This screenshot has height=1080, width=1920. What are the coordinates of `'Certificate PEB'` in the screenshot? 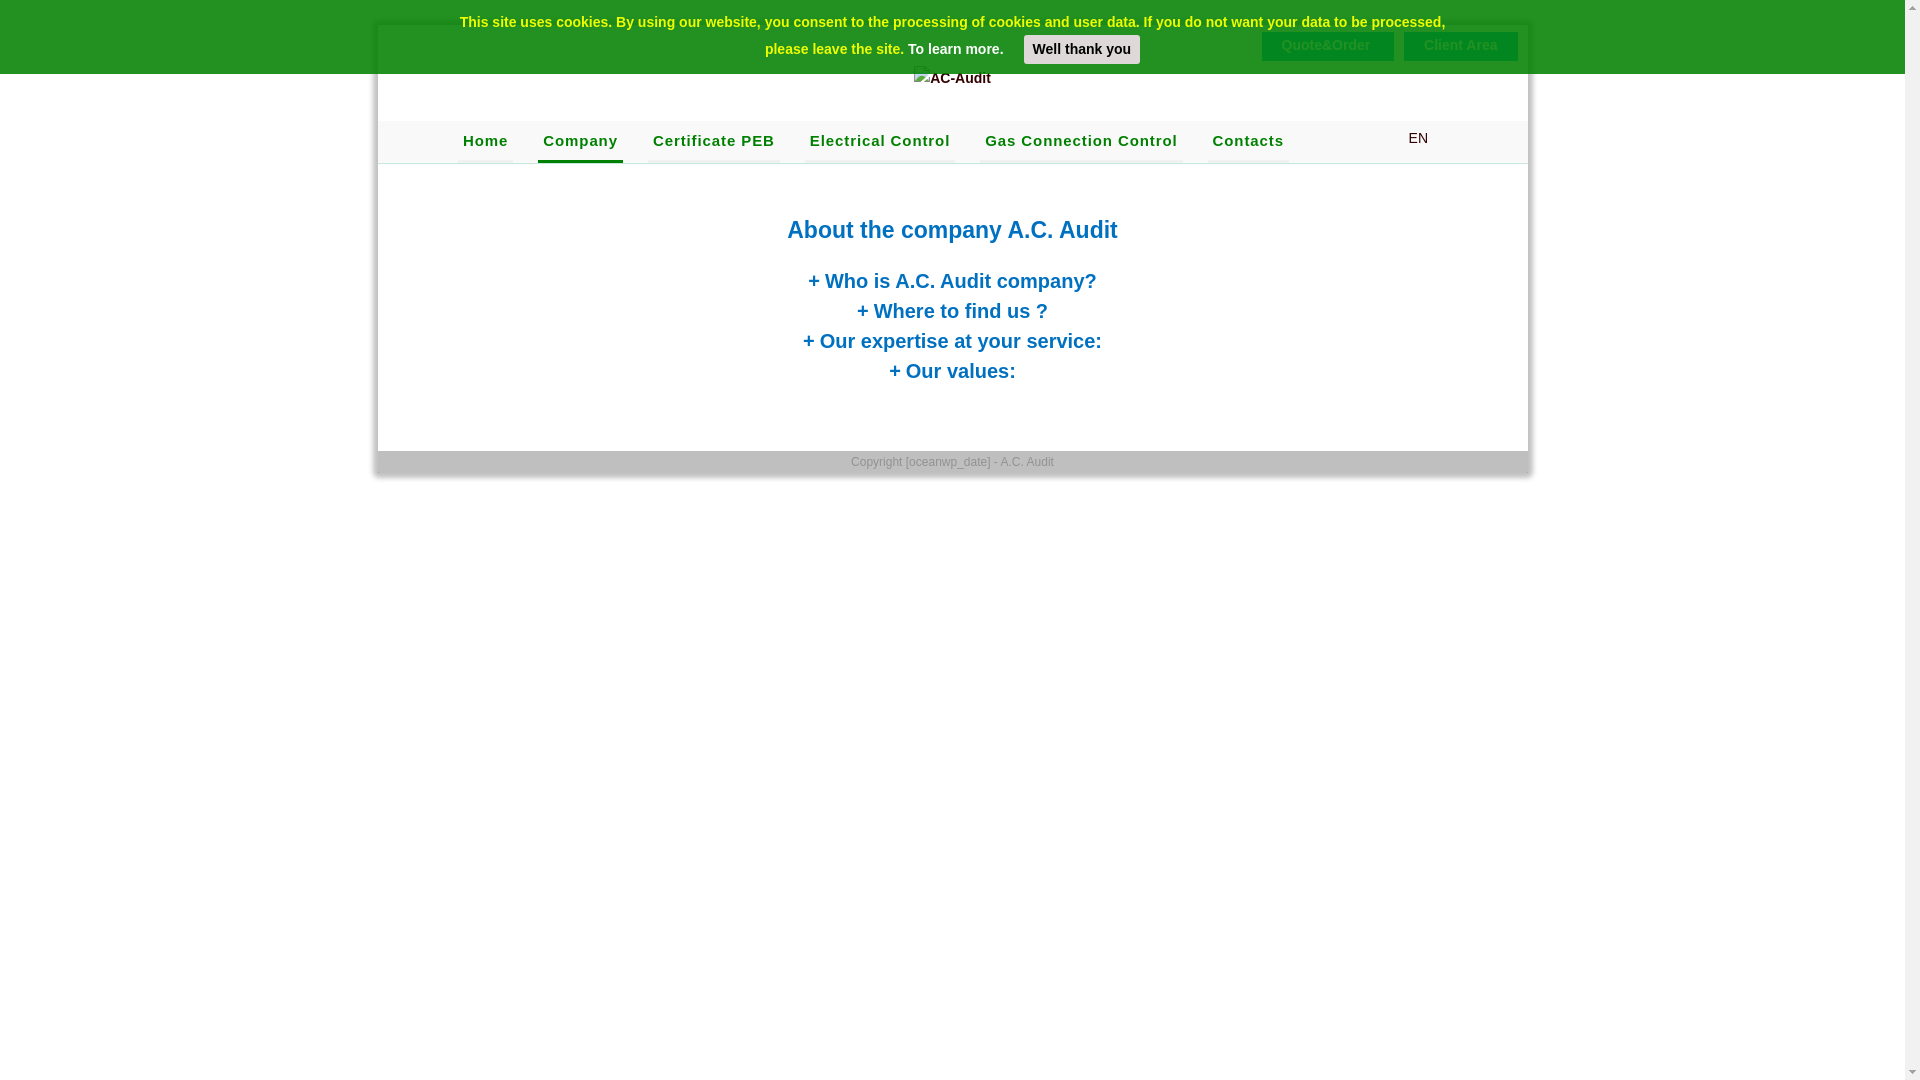 It's located at (714, 141).